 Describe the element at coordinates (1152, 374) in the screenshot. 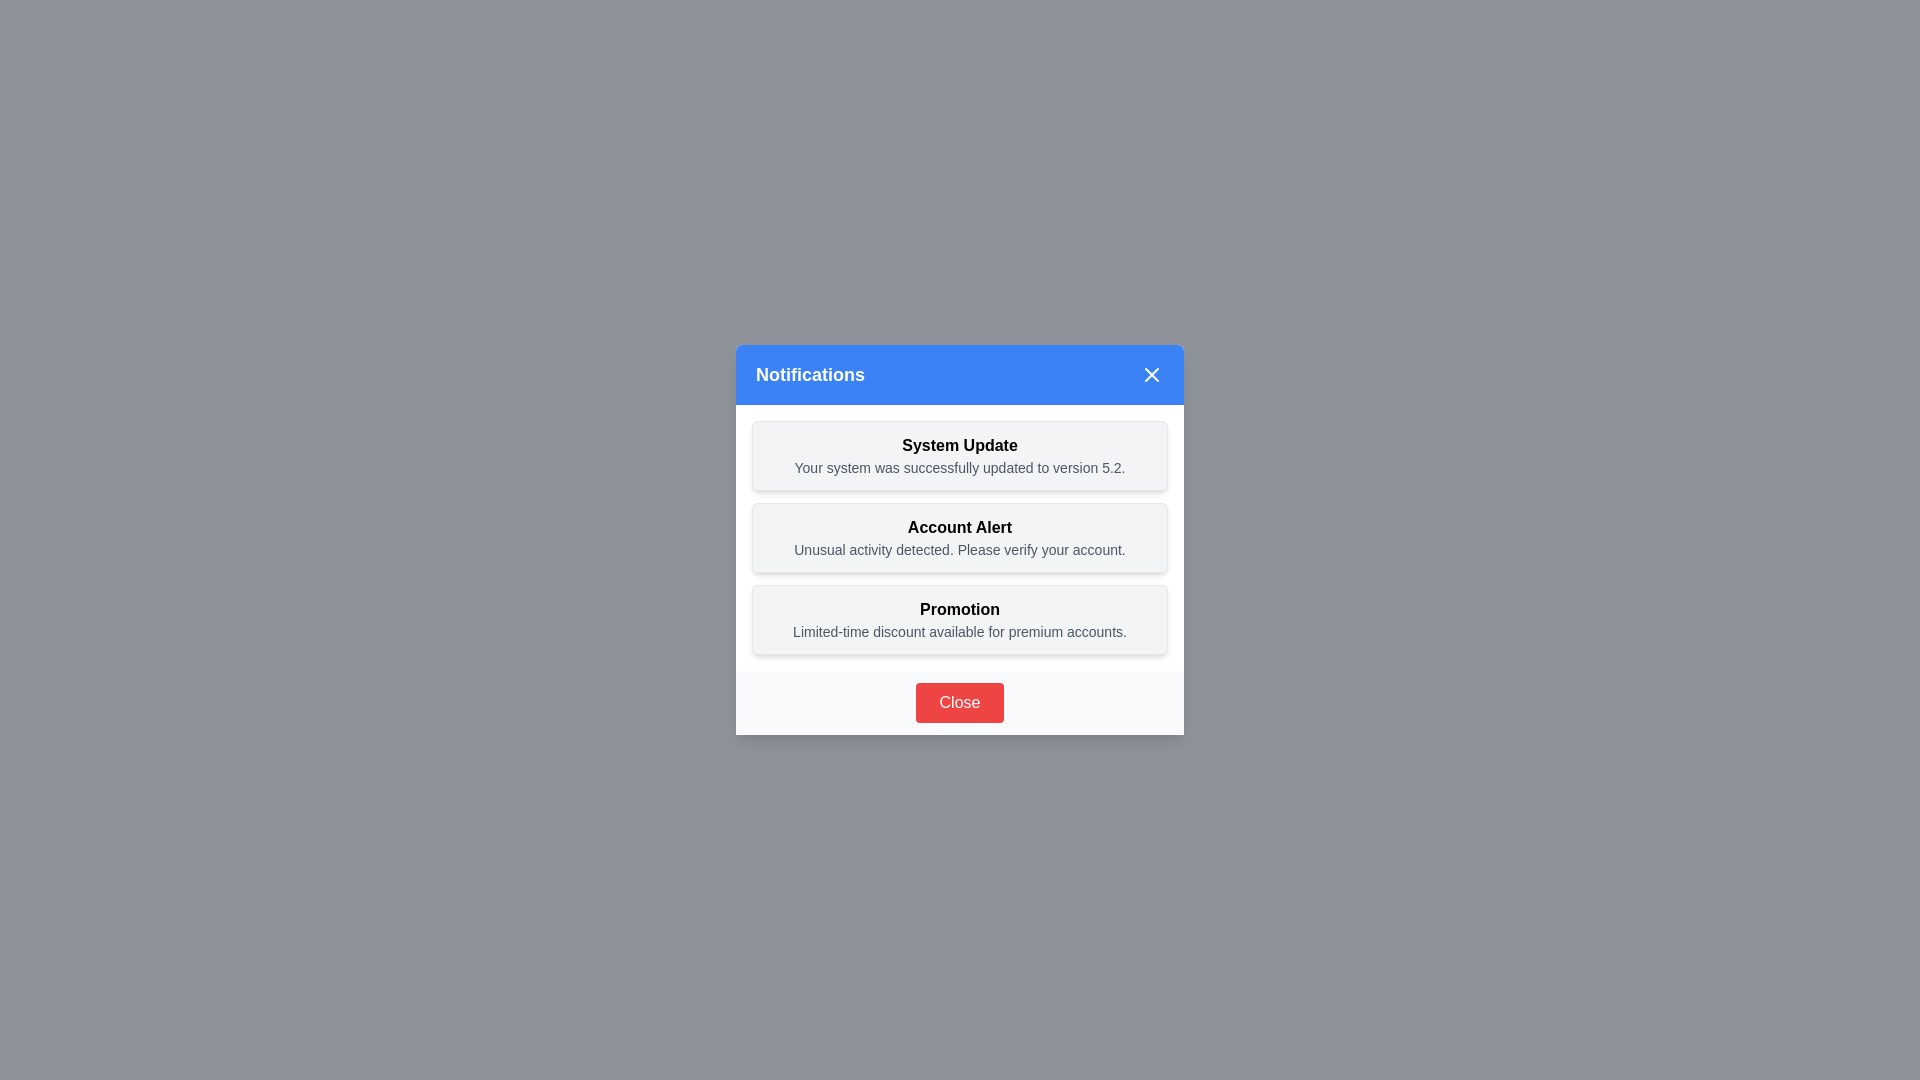

I see `the red 'X' close icon located in the top-right corner of the blue header section labeled 'Notifications'` at that location.